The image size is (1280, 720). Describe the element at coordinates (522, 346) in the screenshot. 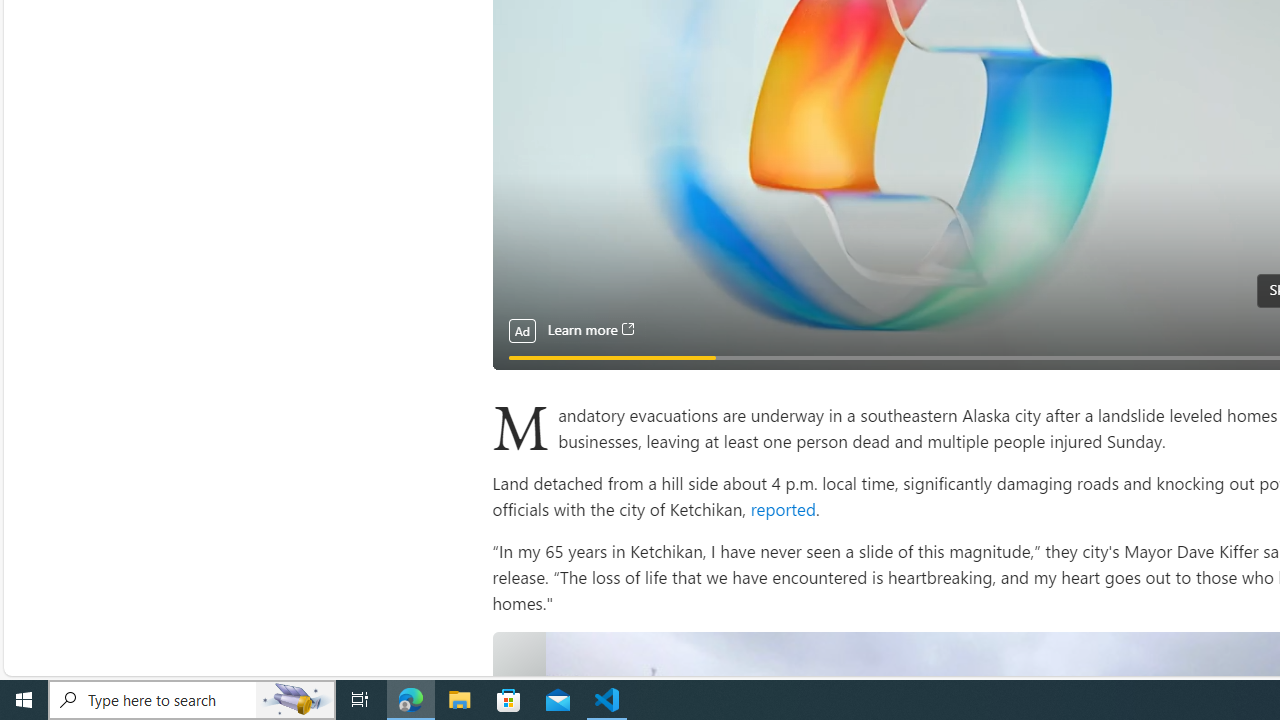

I see `'Pause'` at that location.